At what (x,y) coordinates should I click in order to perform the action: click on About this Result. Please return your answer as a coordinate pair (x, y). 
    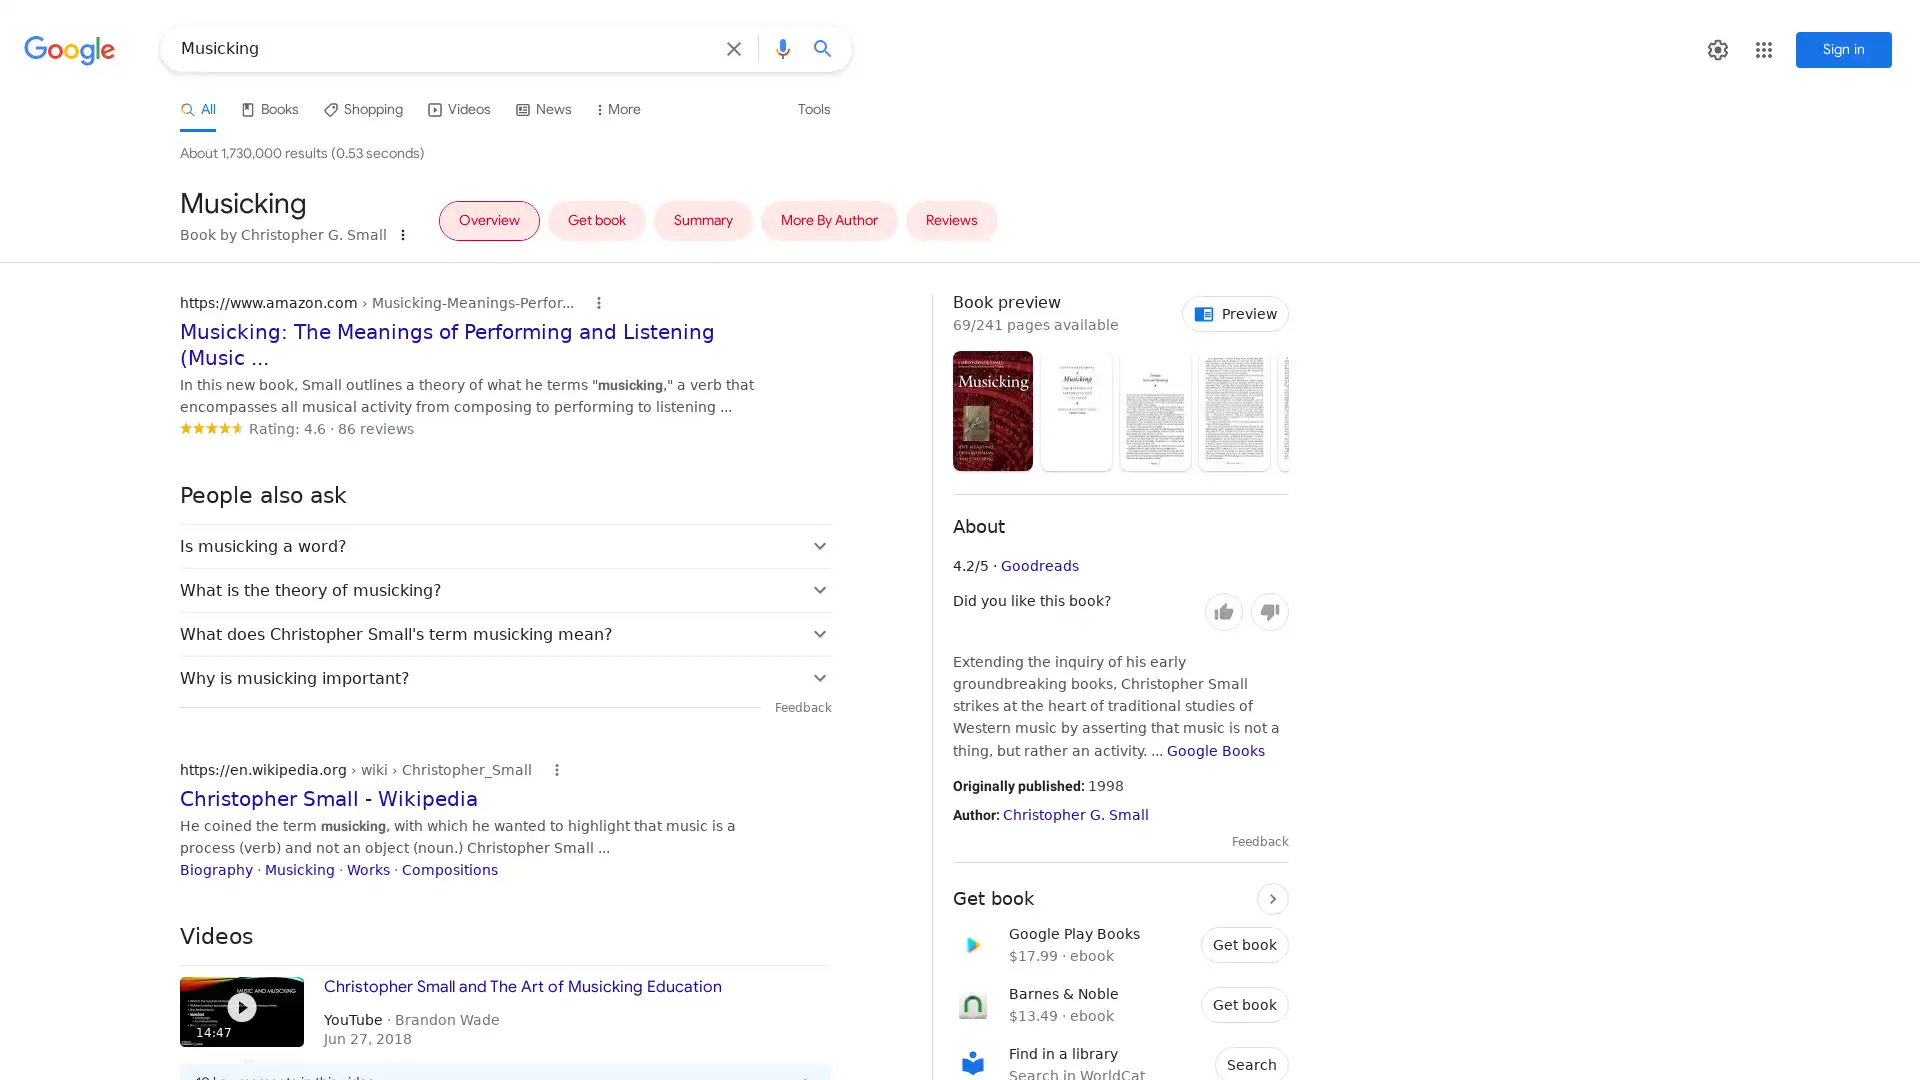
    Looking at the image, I should click on (597, 303).